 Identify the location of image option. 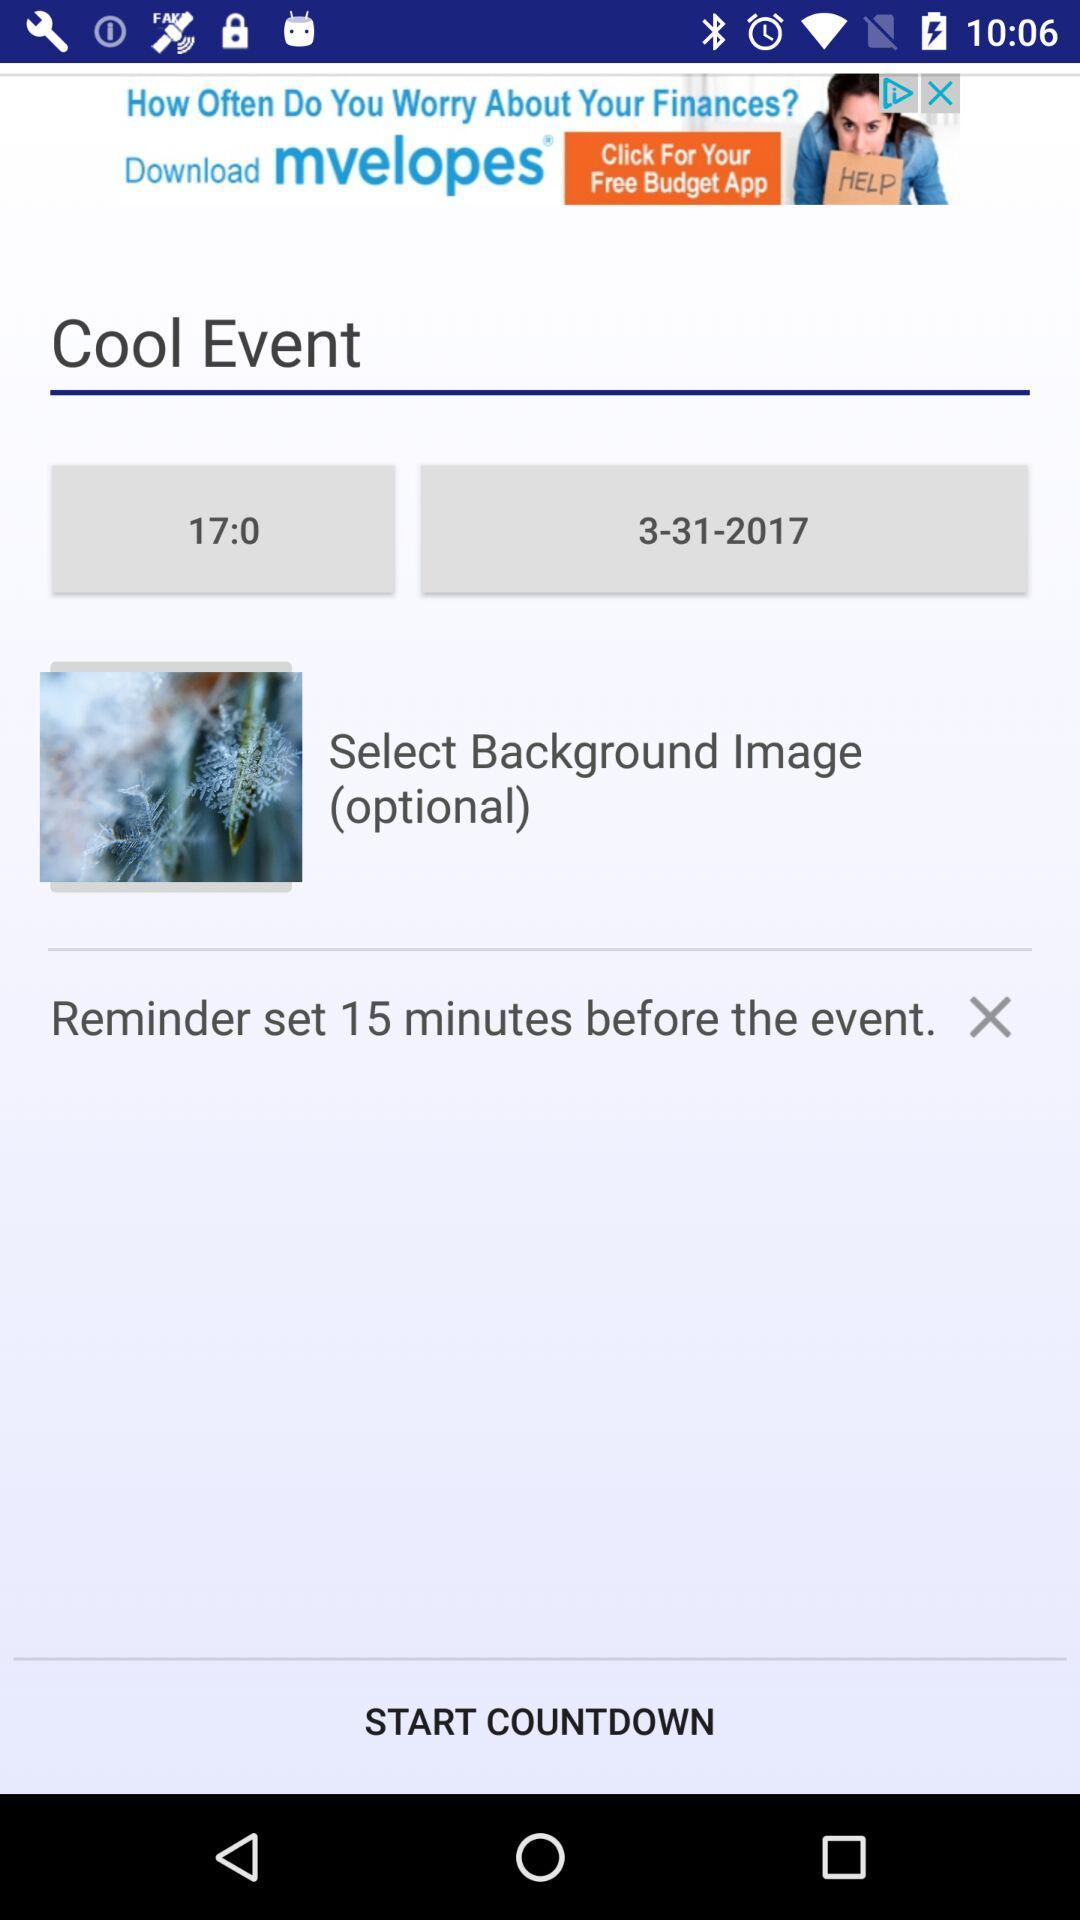
(169, 776).